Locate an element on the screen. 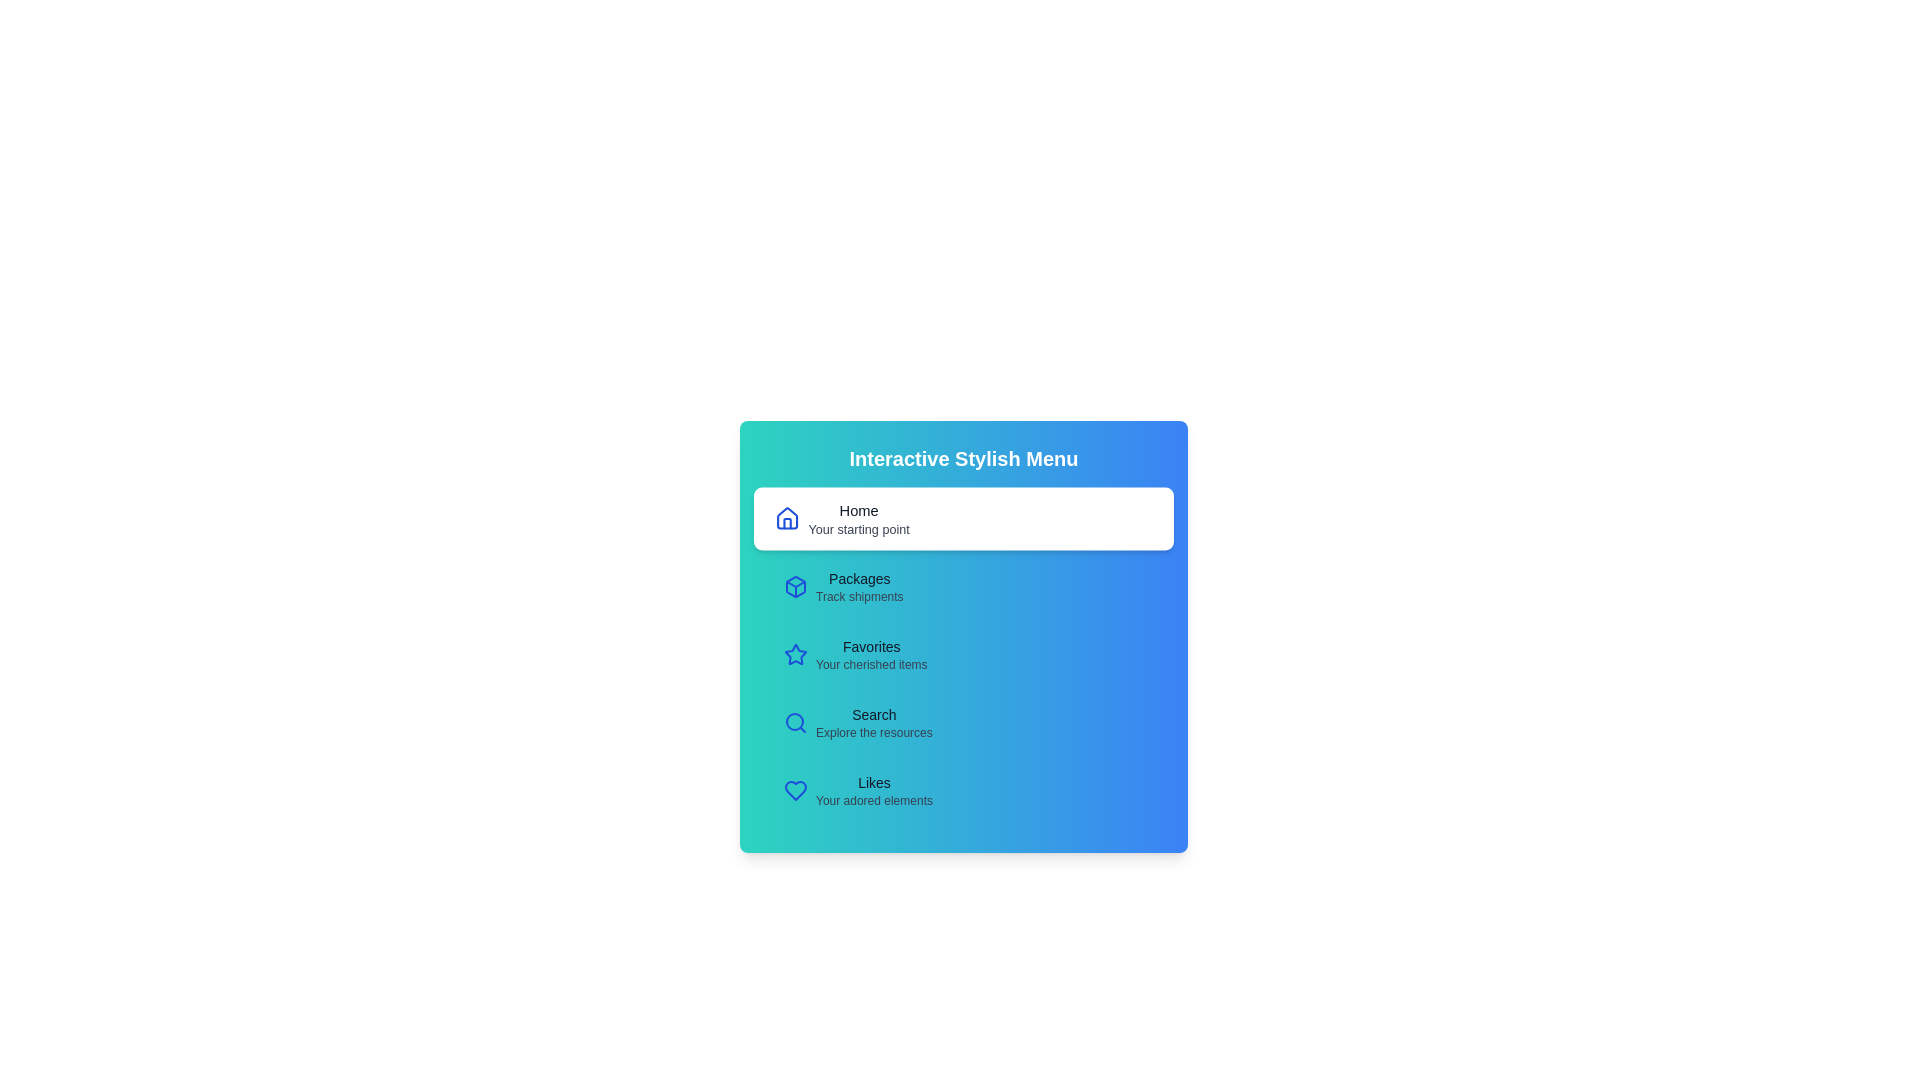 This screenshot has width=1920, height=1080. the menu item Home is located at coordinates (964, 518).